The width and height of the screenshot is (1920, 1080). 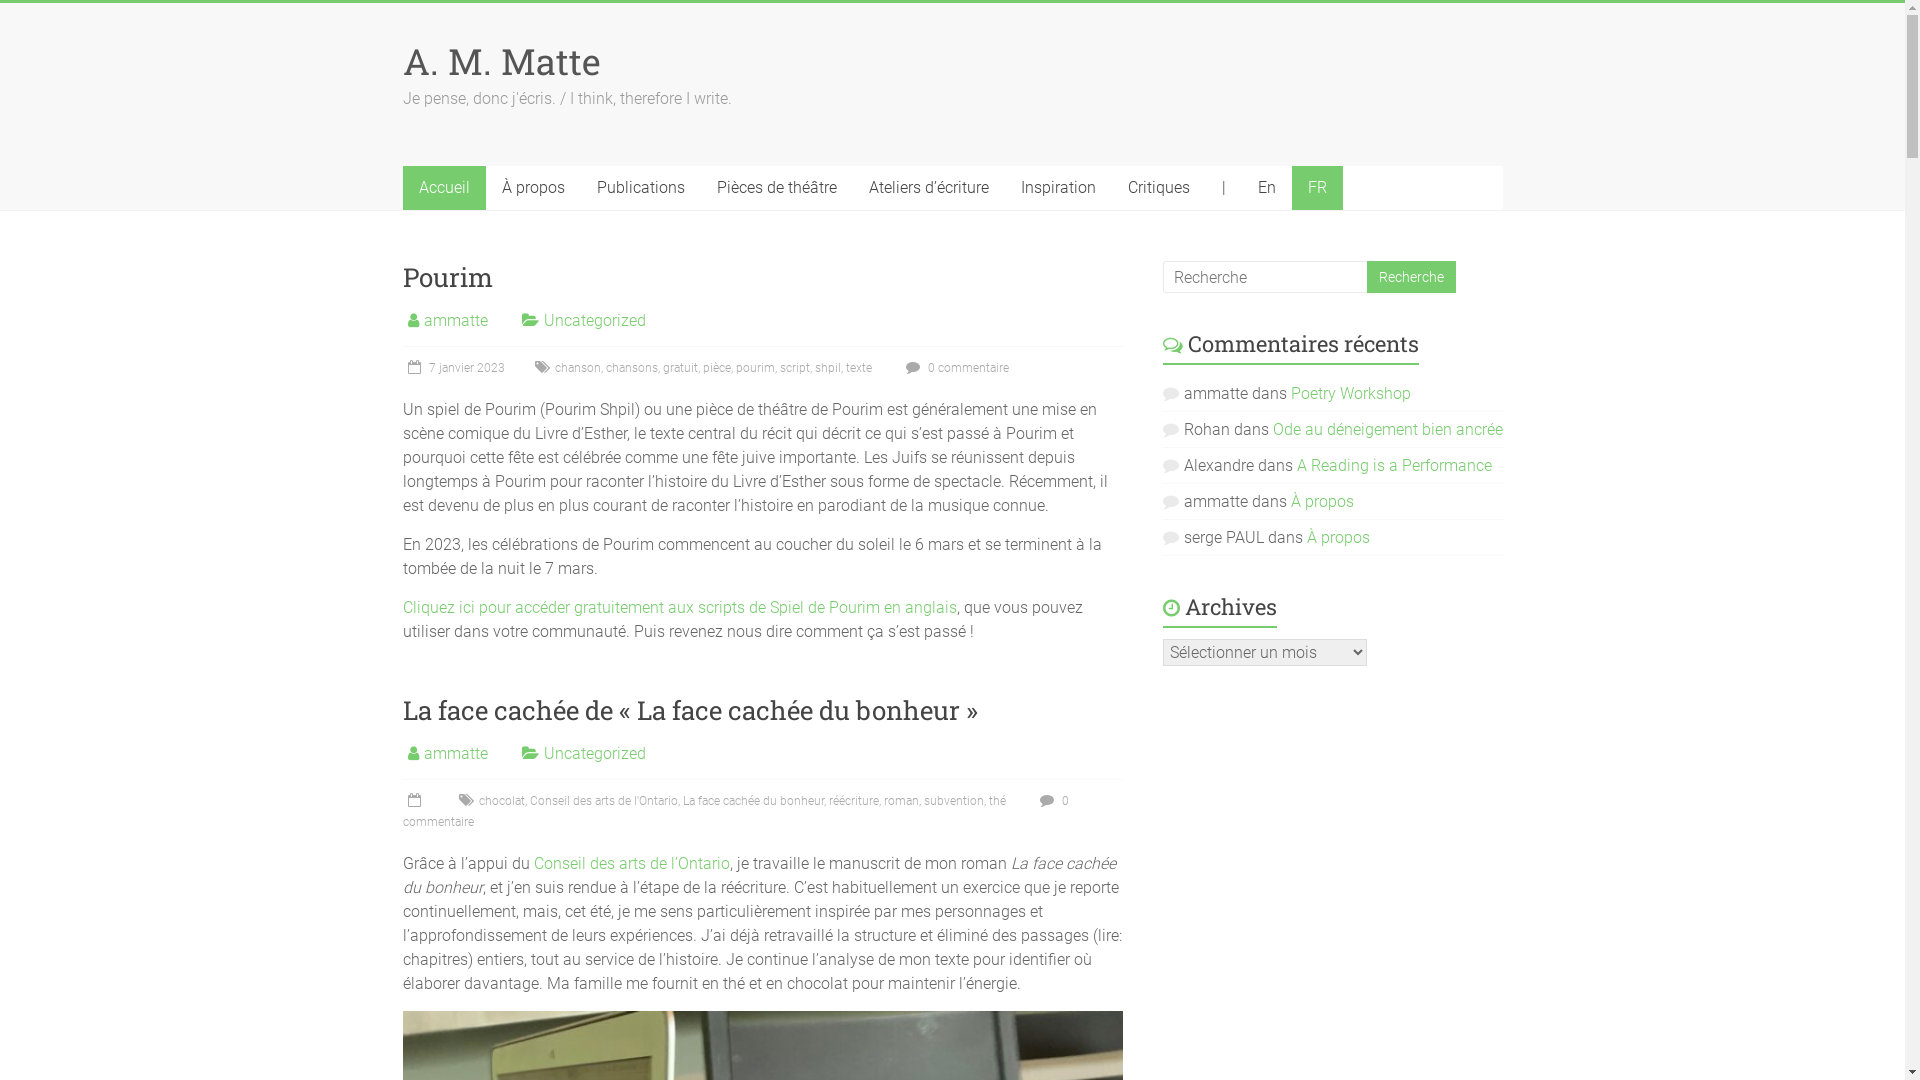 What do you see at coordinates (553, 367) in the screenshot?
I see `'chanson'` at bounding box center [553, 367].